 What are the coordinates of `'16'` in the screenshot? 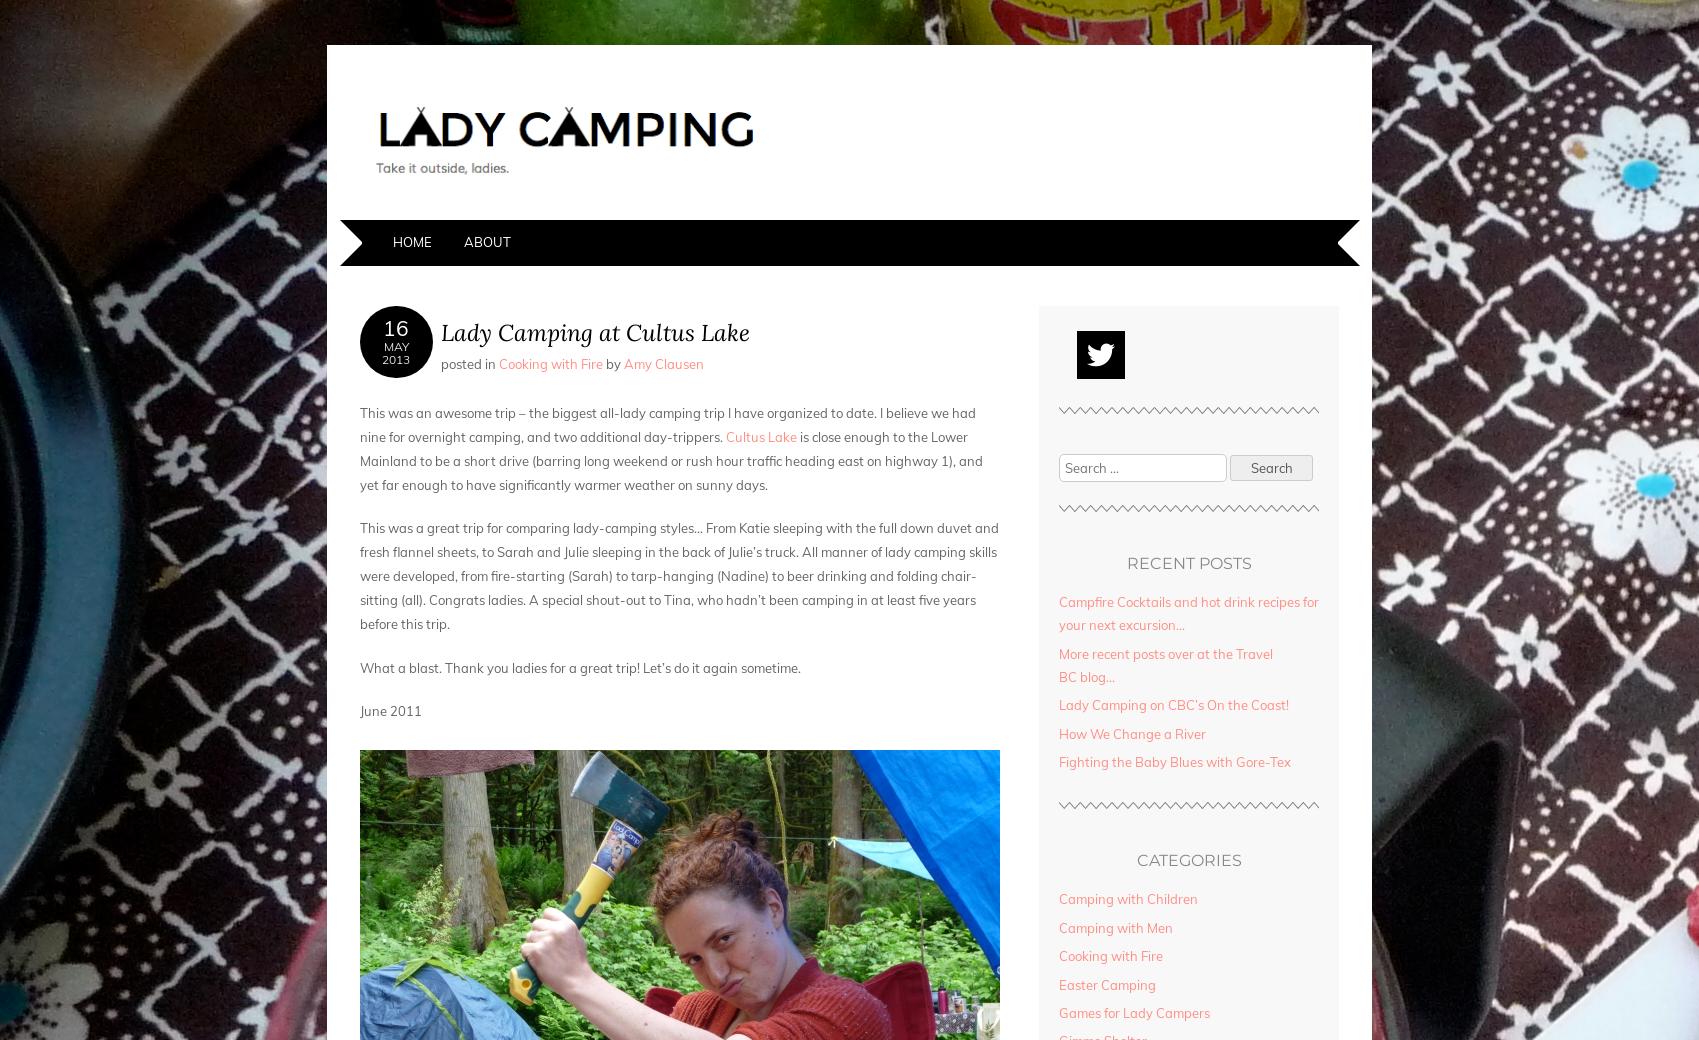 It's located at (396, 327).